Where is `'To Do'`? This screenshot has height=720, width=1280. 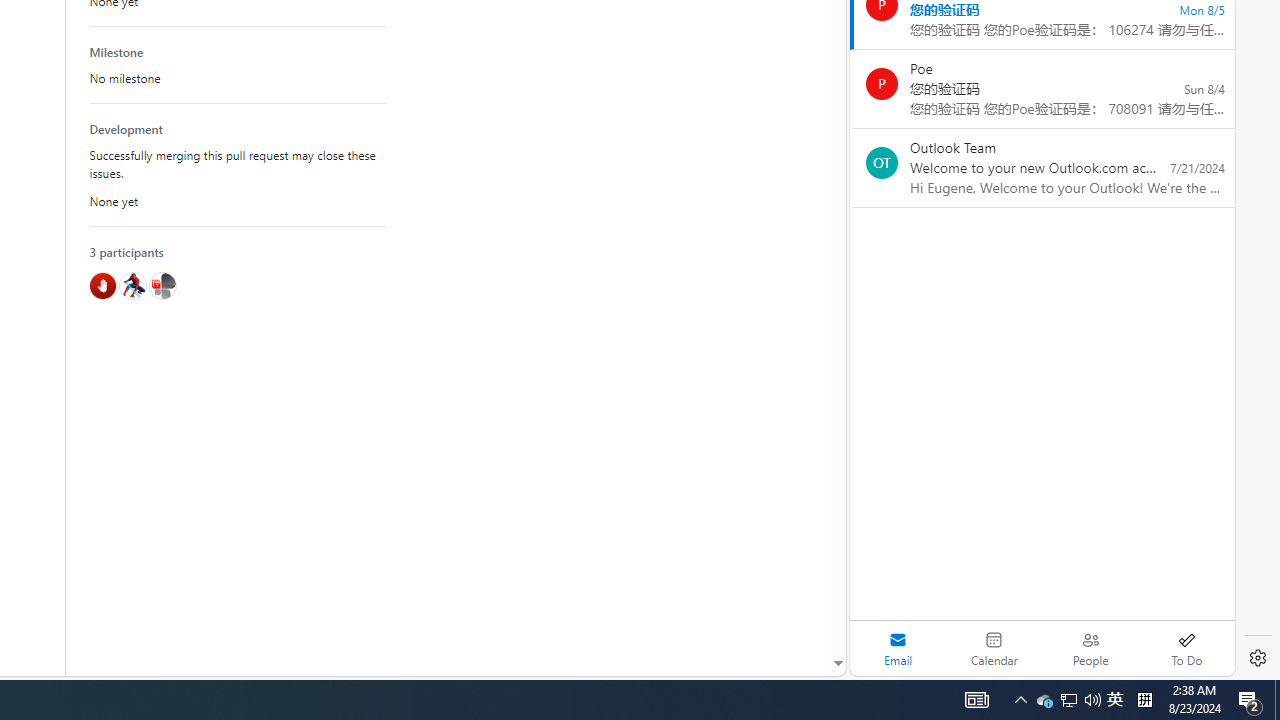
'To Do' is located at coordinates (1186, 648).